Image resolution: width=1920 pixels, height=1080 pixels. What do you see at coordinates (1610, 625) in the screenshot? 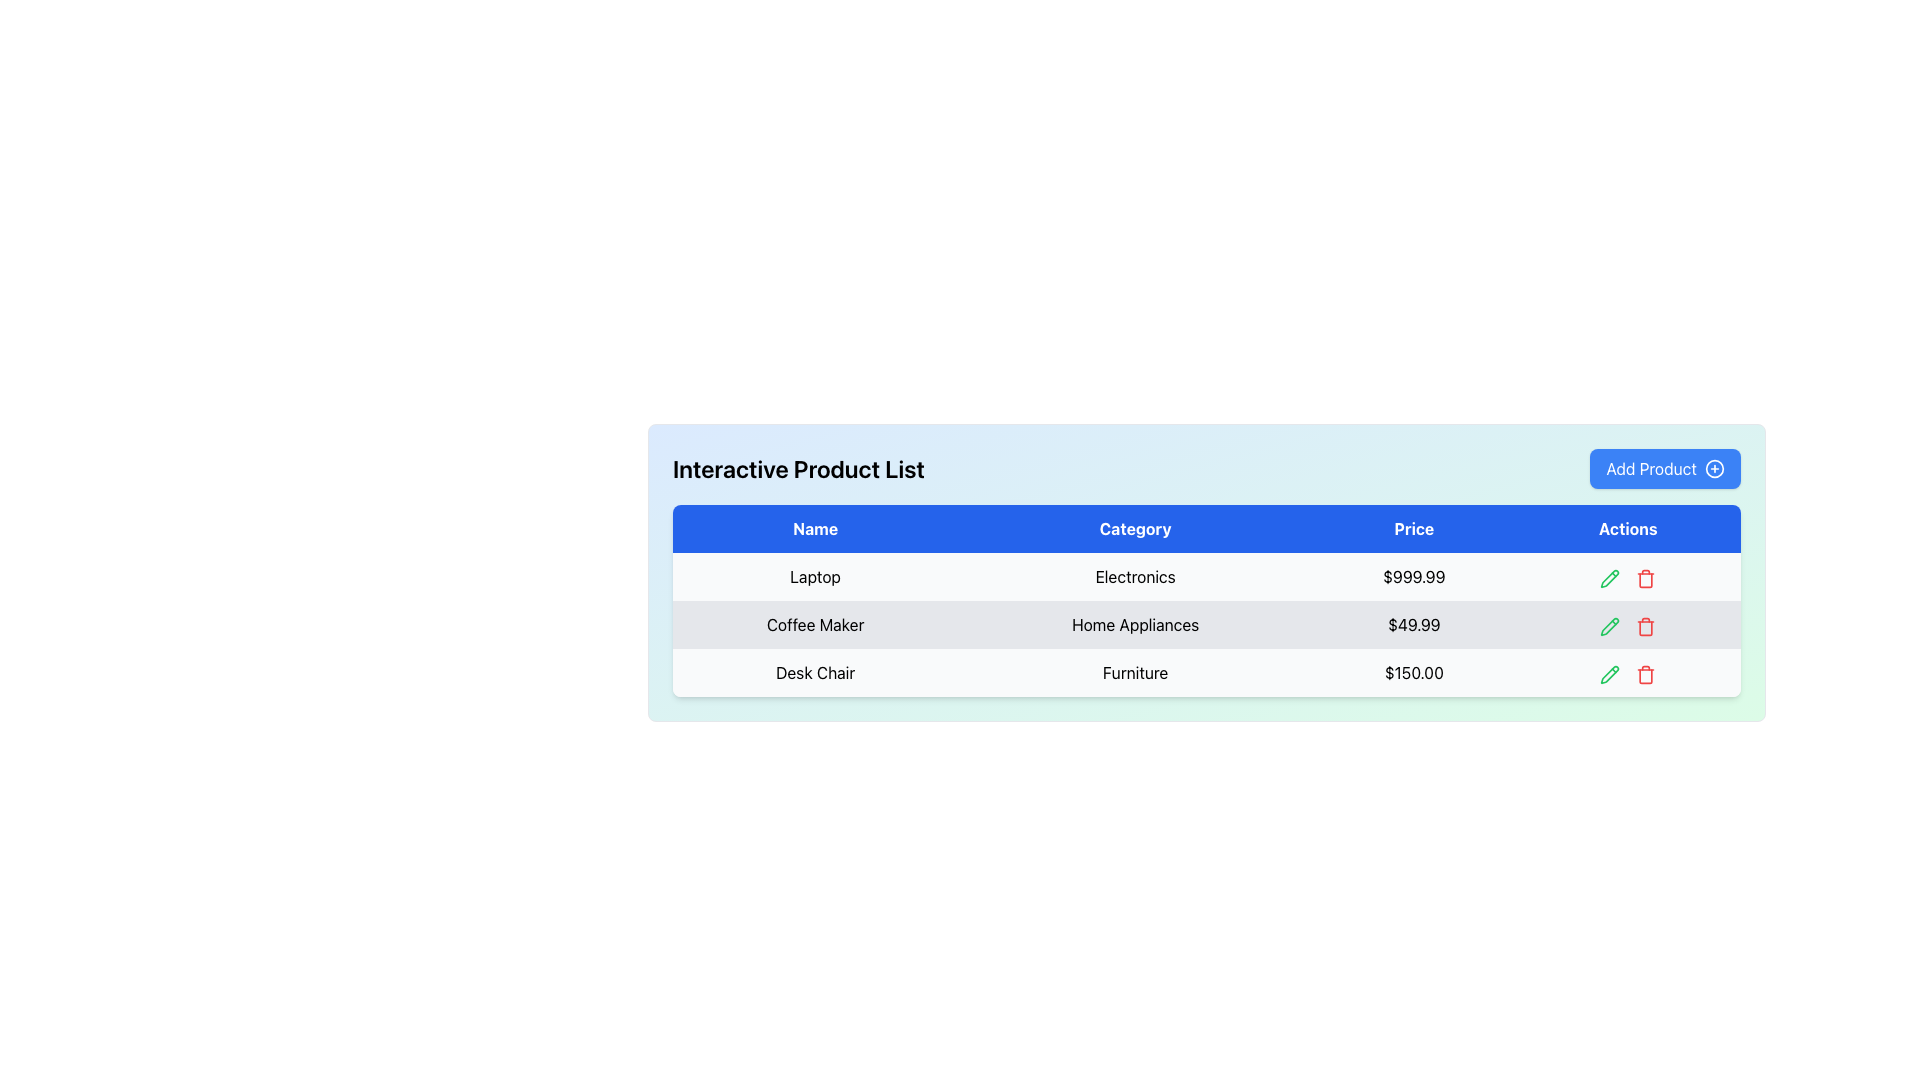
I see `the lower segment of the pencil icon, which is styled with a stroke color and located under the 'Actions' column for the 'Coffee Maker' product entry in the product list table` at bounding box center [1610, 625].